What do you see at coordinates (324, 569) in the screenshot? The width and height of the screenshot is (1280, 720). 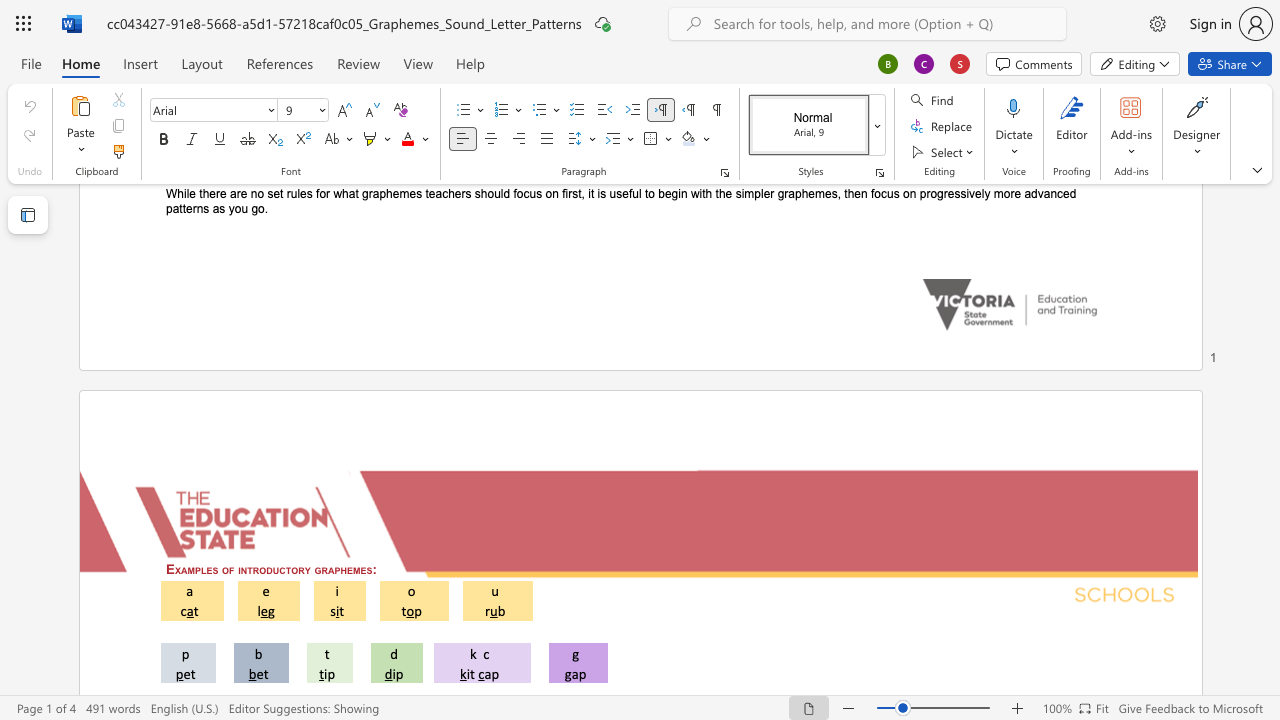 I see `the 3th character "r" in the text` at bounding box center [324, 569].